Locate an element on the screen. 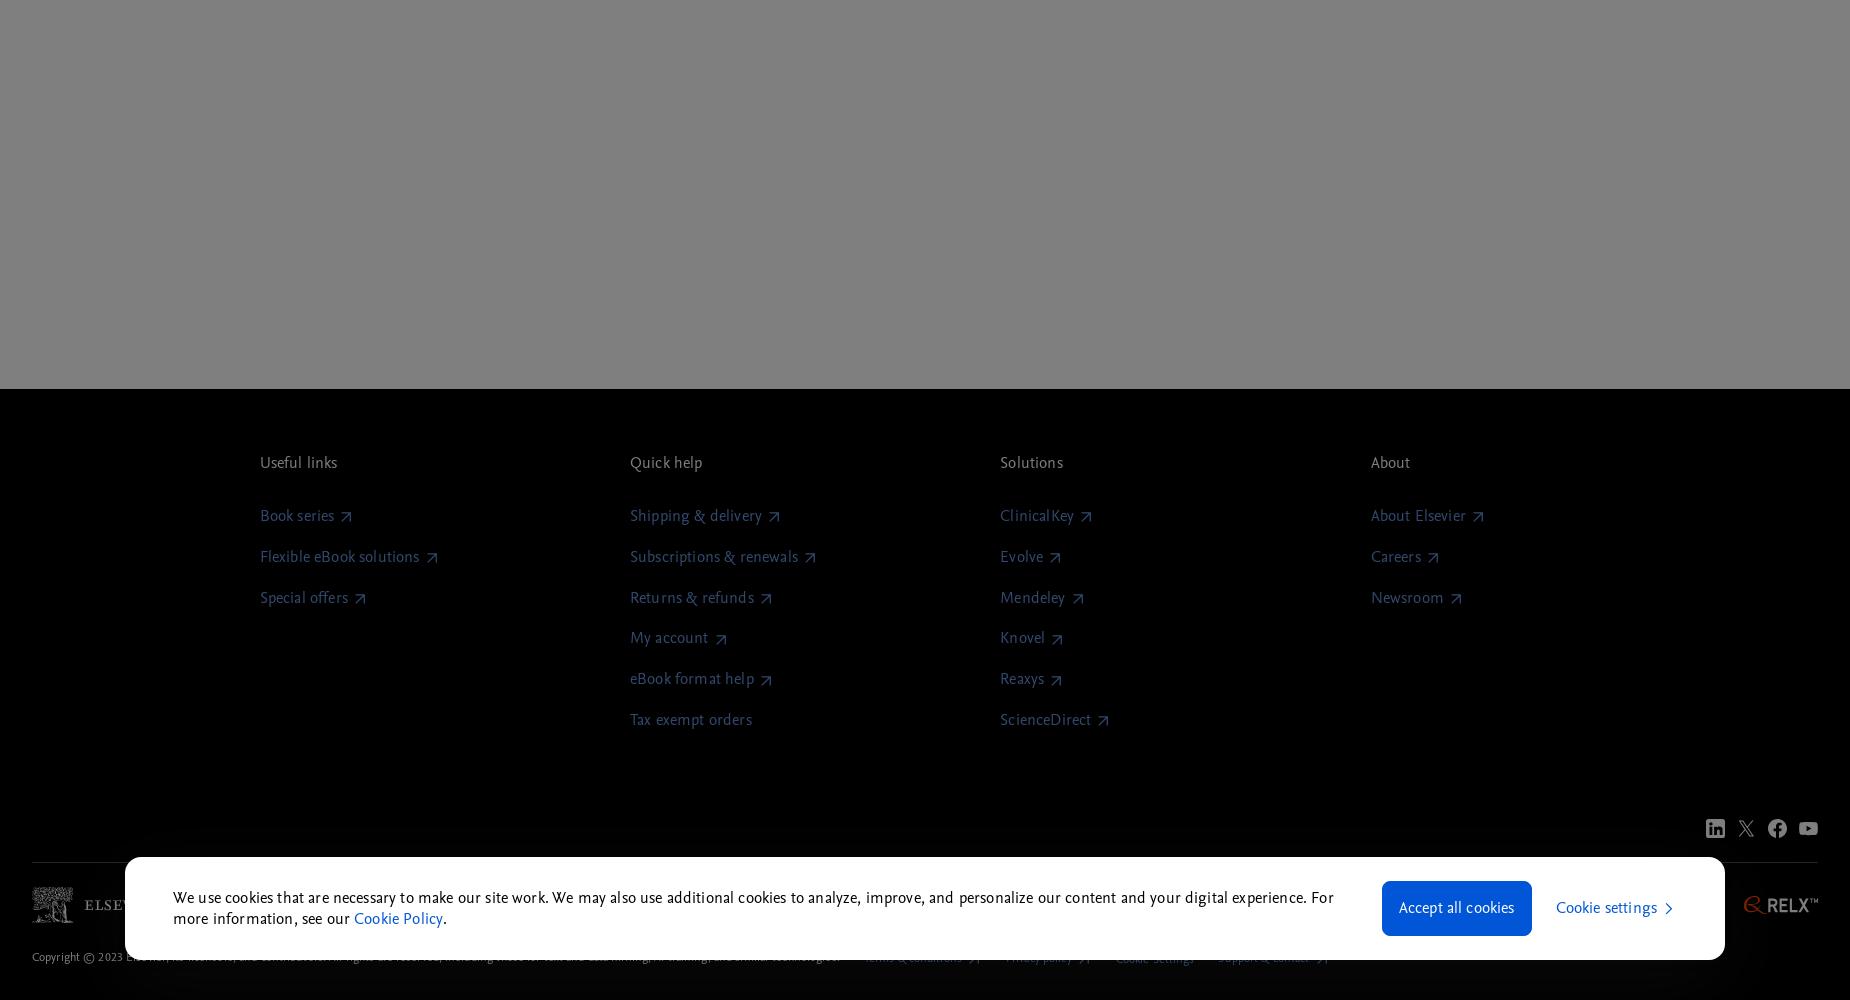 Image resolution: width=1850 pixels, height=1000 pixels. 'Returns & refunds' is located at coordinates (690, 596).